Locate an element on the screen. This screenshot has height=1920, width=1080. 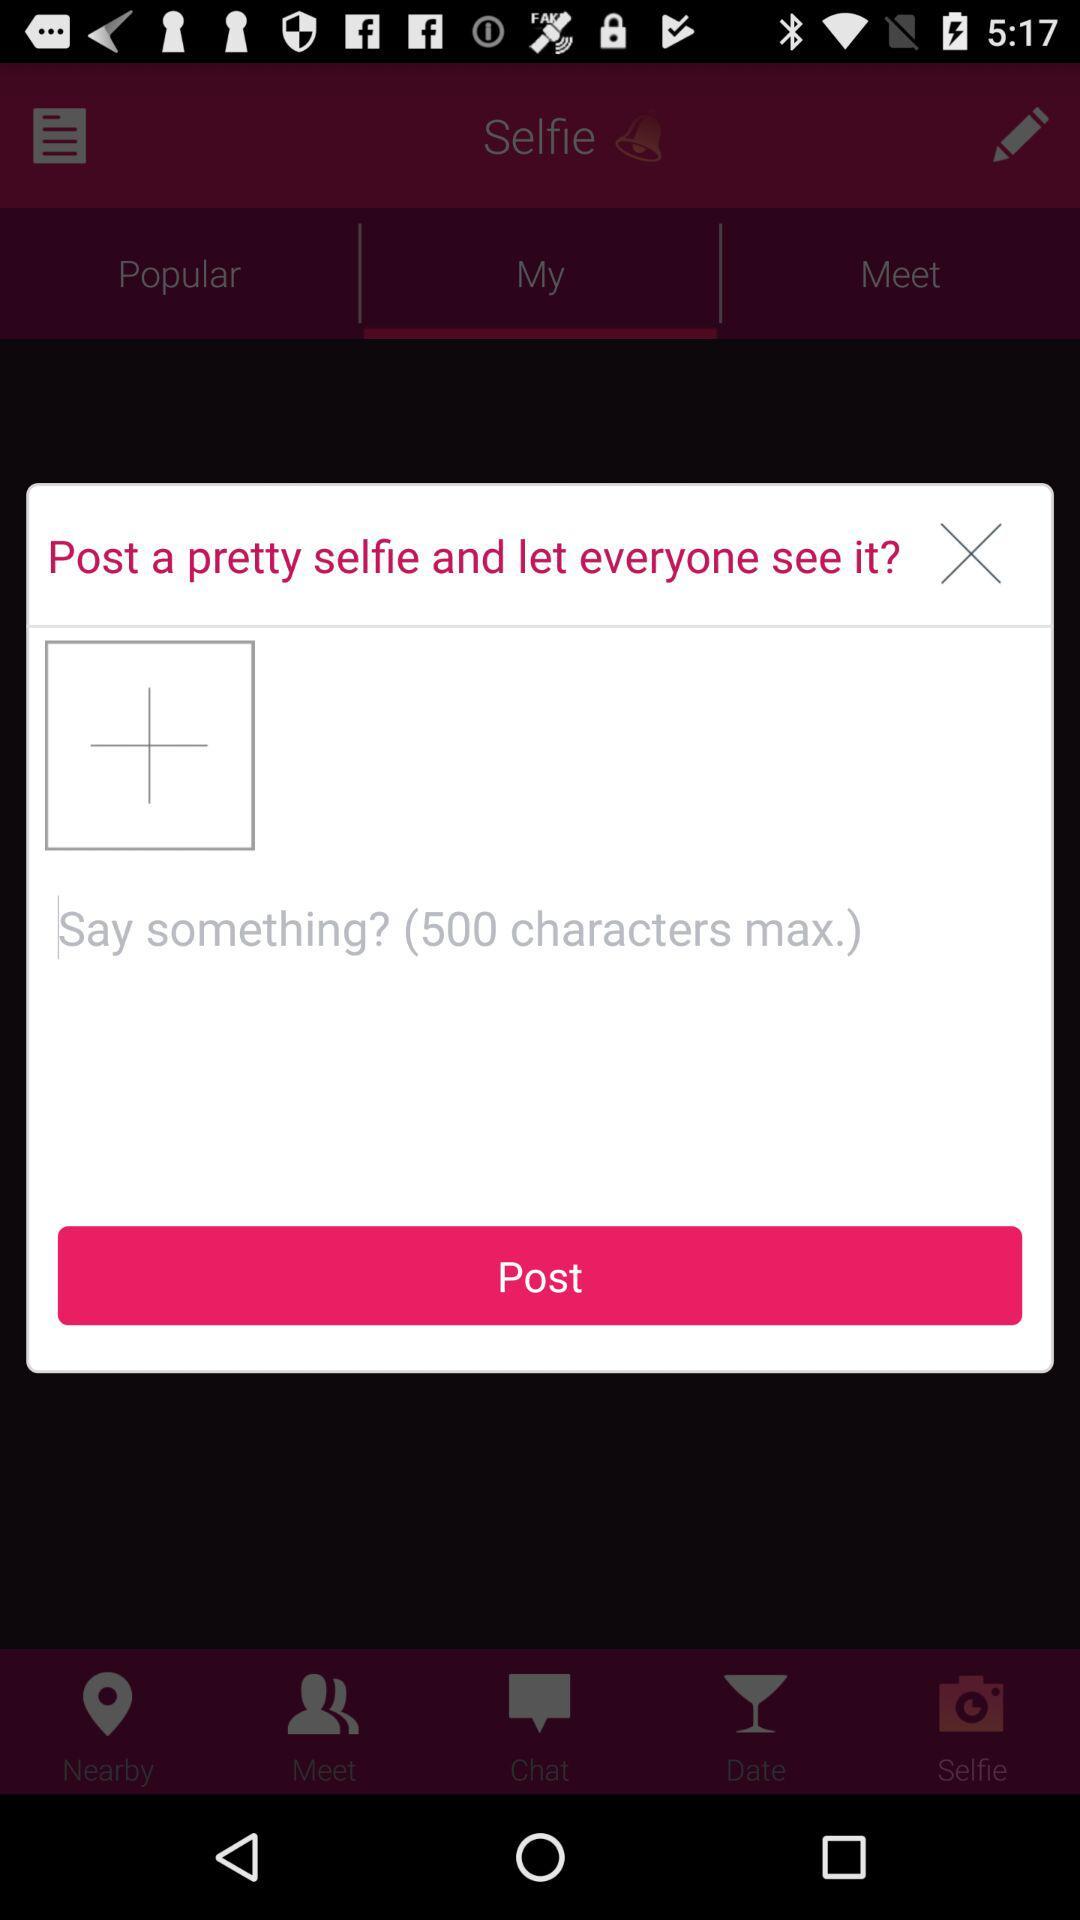
icon at the top right corner is located at coordinates (970, 555).